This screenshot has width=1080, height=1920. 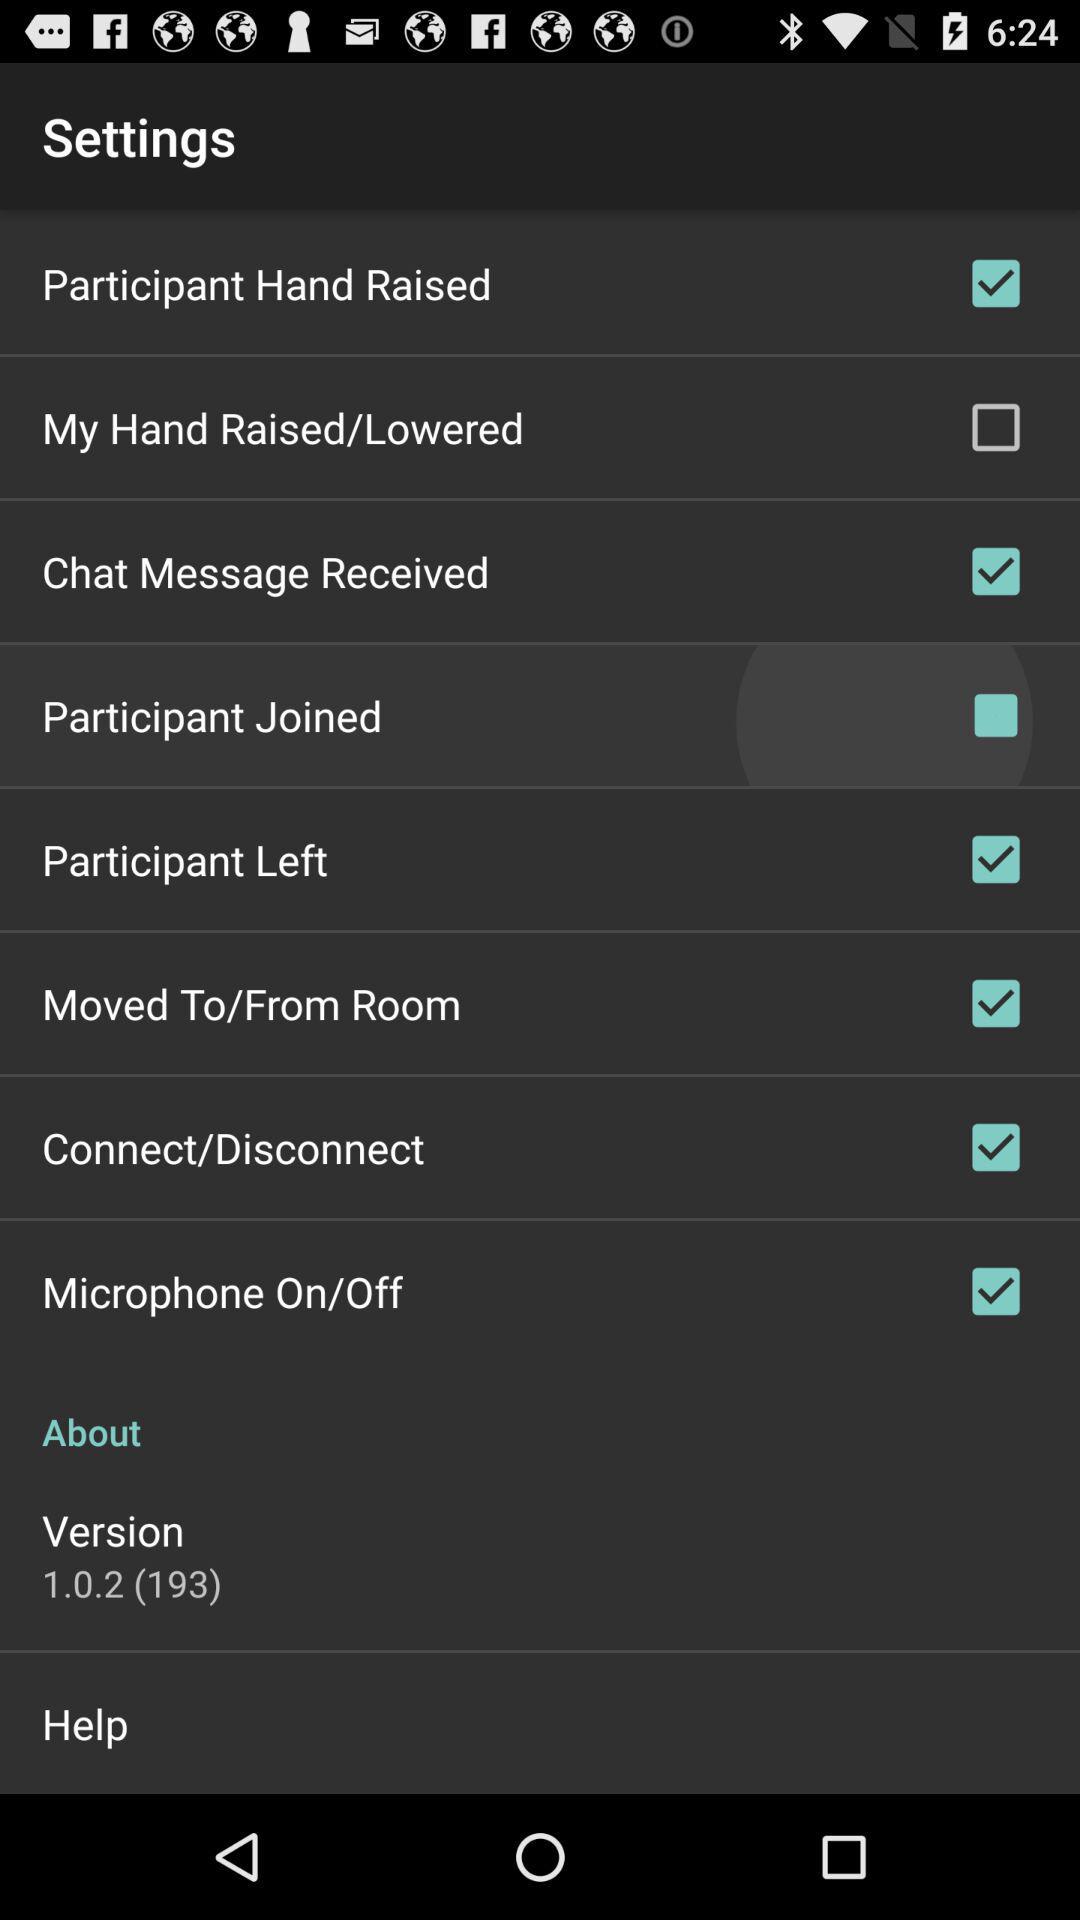 What do you see at coordinates (250, 1003) in the screenshot?
I see `moved to from app` at bounding box center [250, 1003].